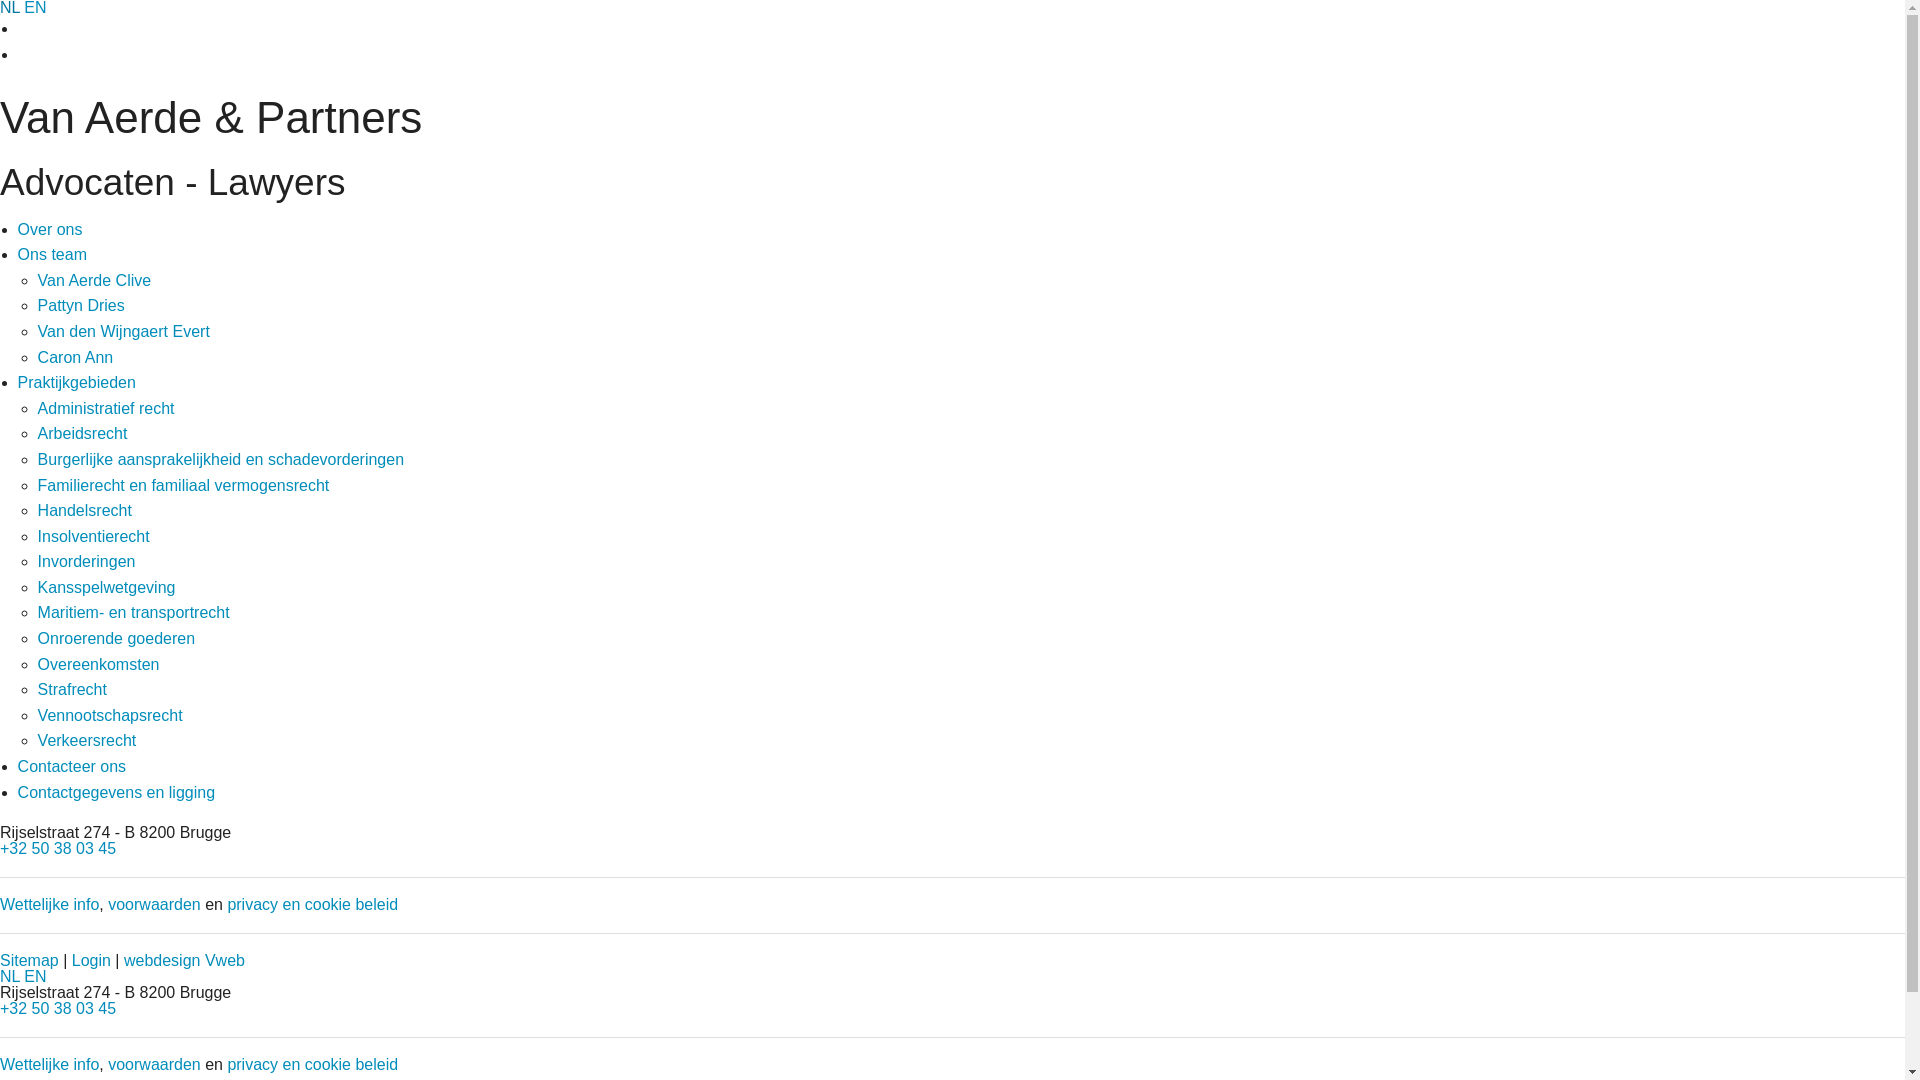  I want to click on 'Insolventierecht', so click(93, 535).